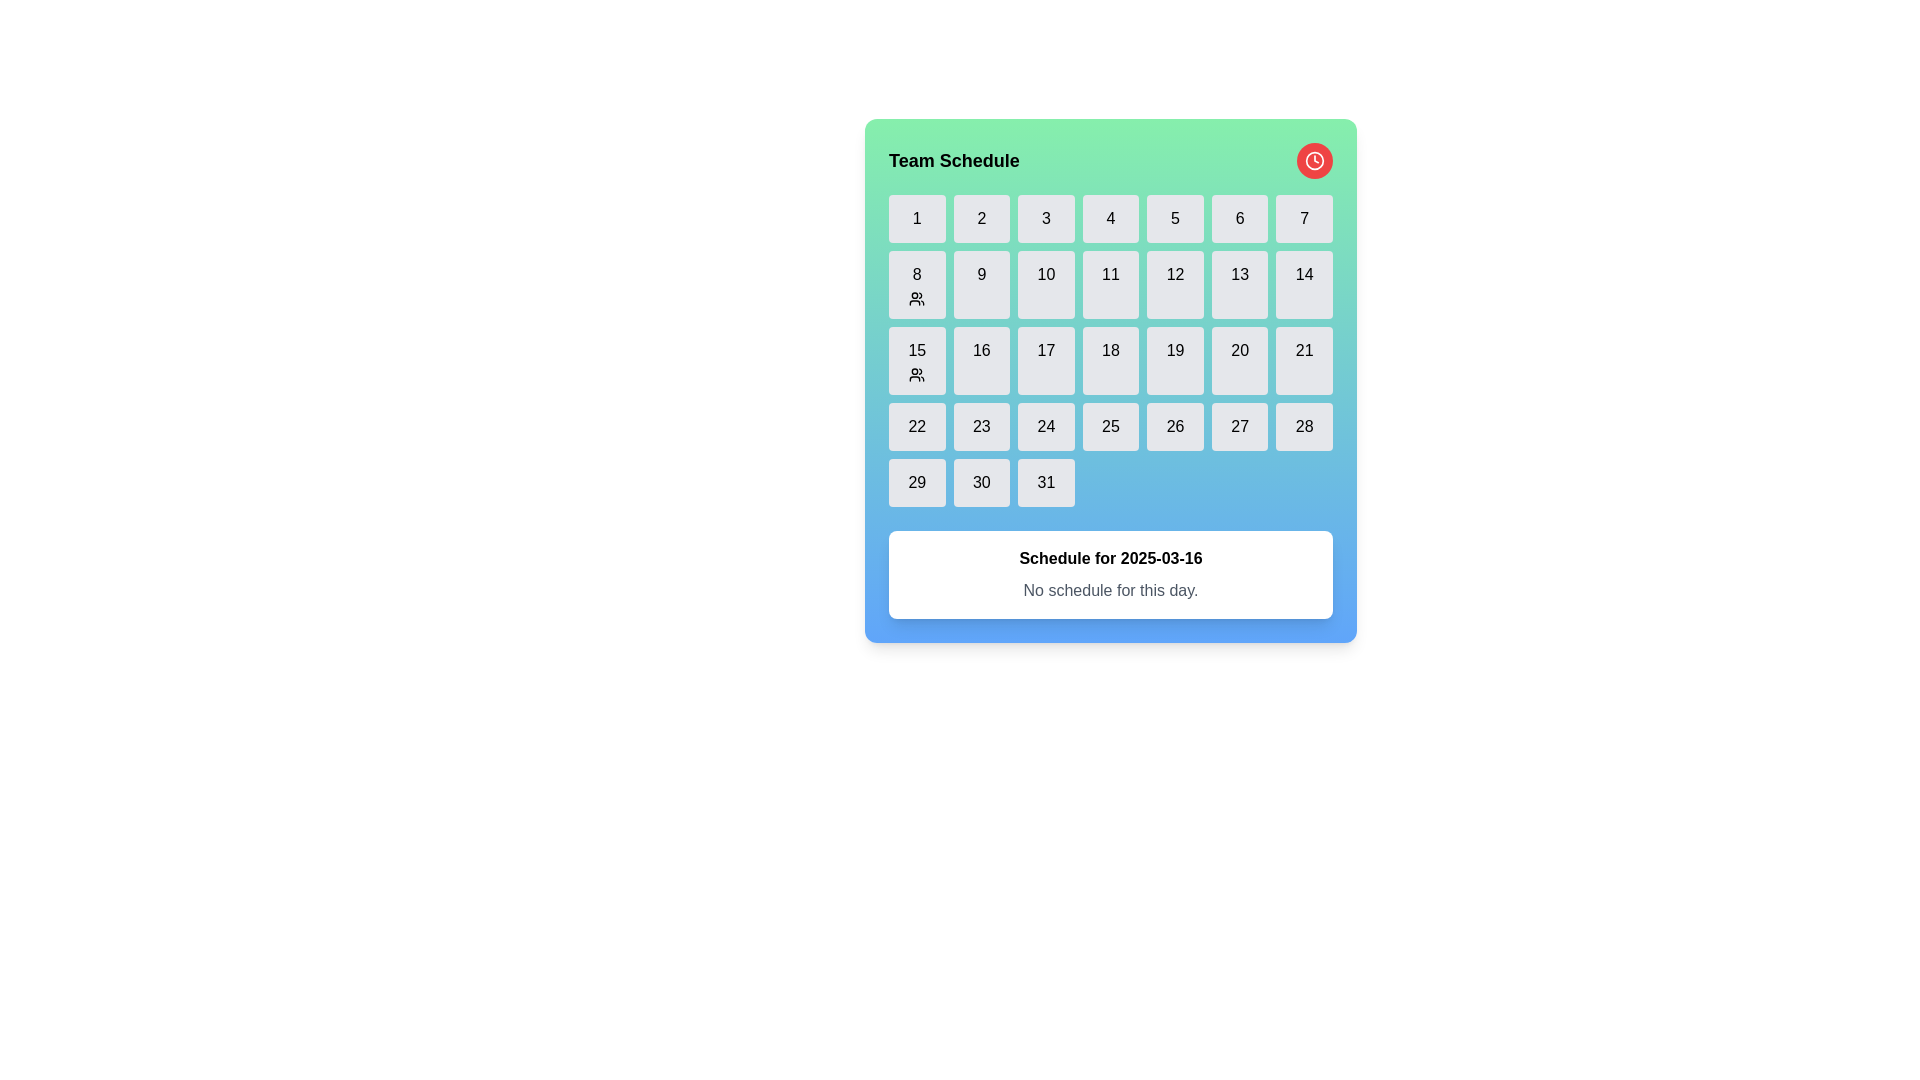  Describe the element at coordinates (916, 350) in the screenshot. I see `the calendar day indicator displaying the number '15' in bold black font on a light gray background` at that location.